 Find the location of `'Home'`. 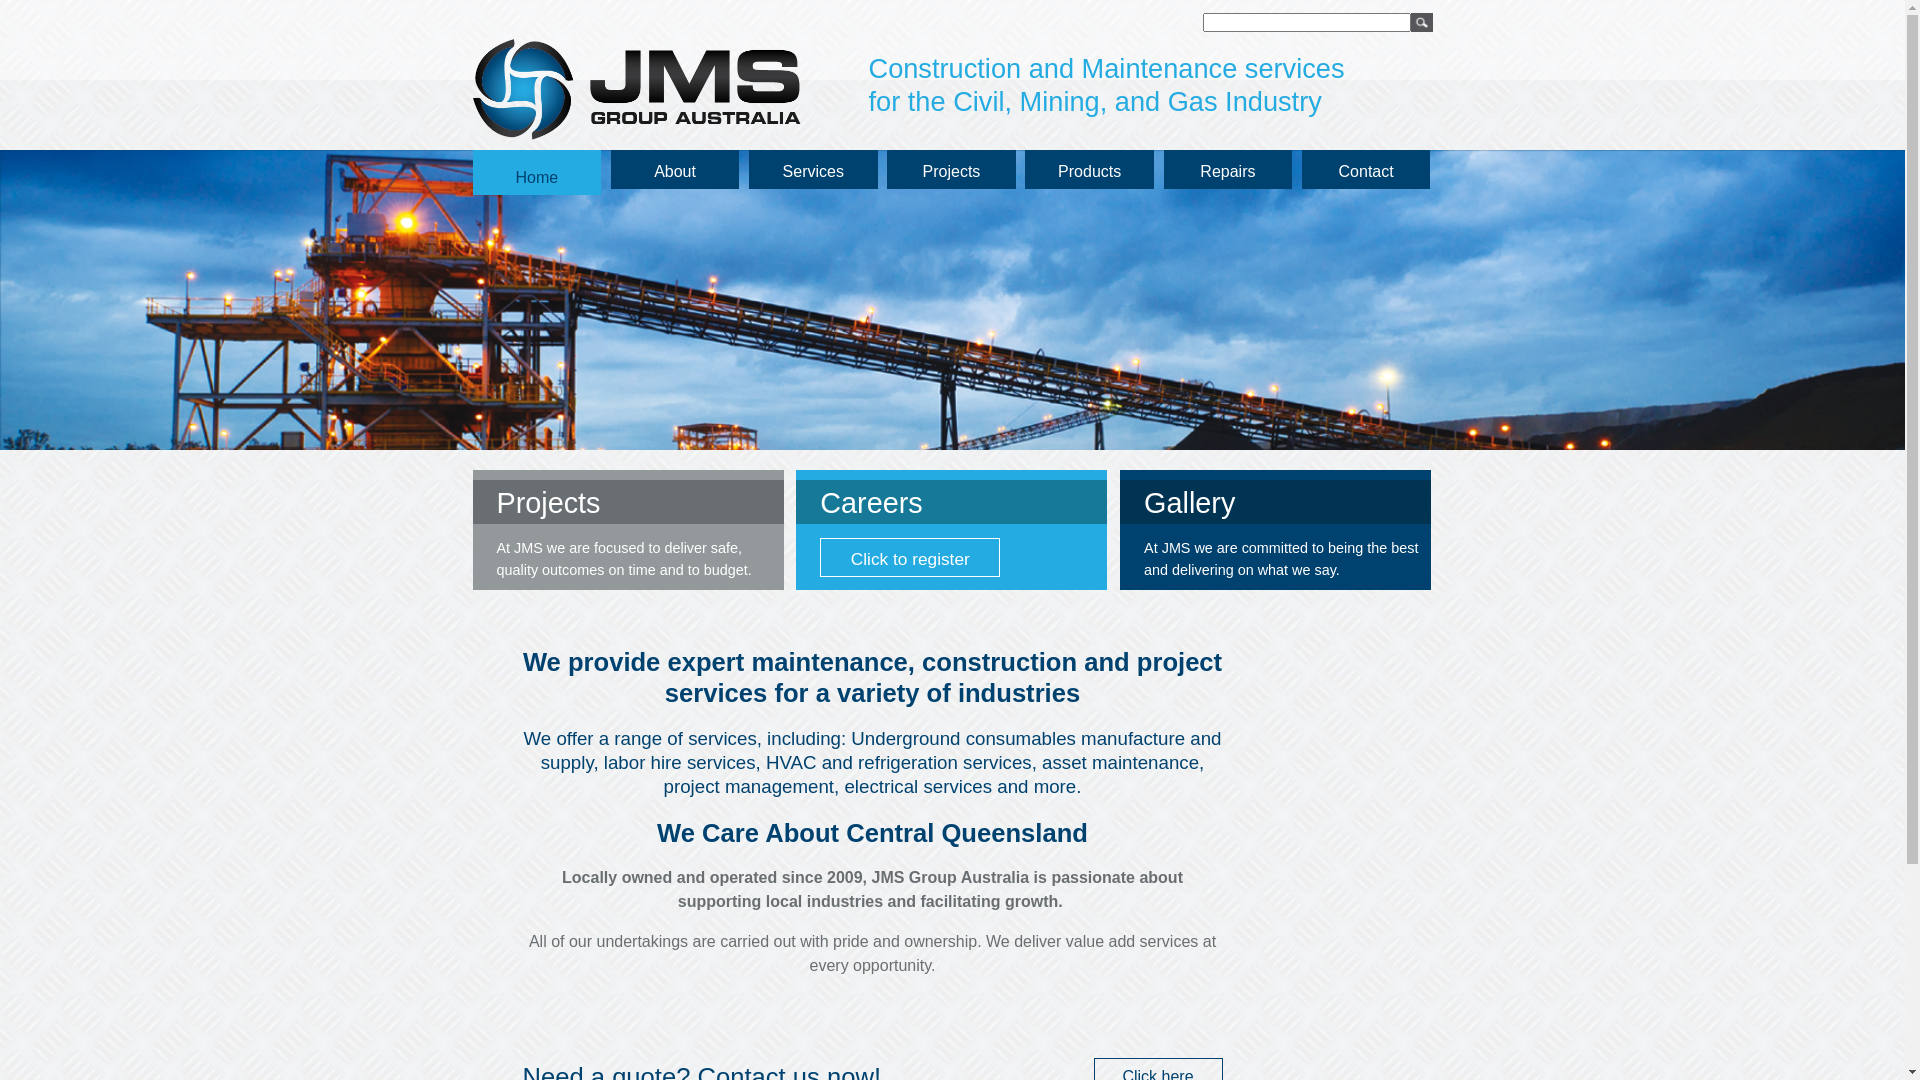

'Home' is located at coordinates (470, 171).